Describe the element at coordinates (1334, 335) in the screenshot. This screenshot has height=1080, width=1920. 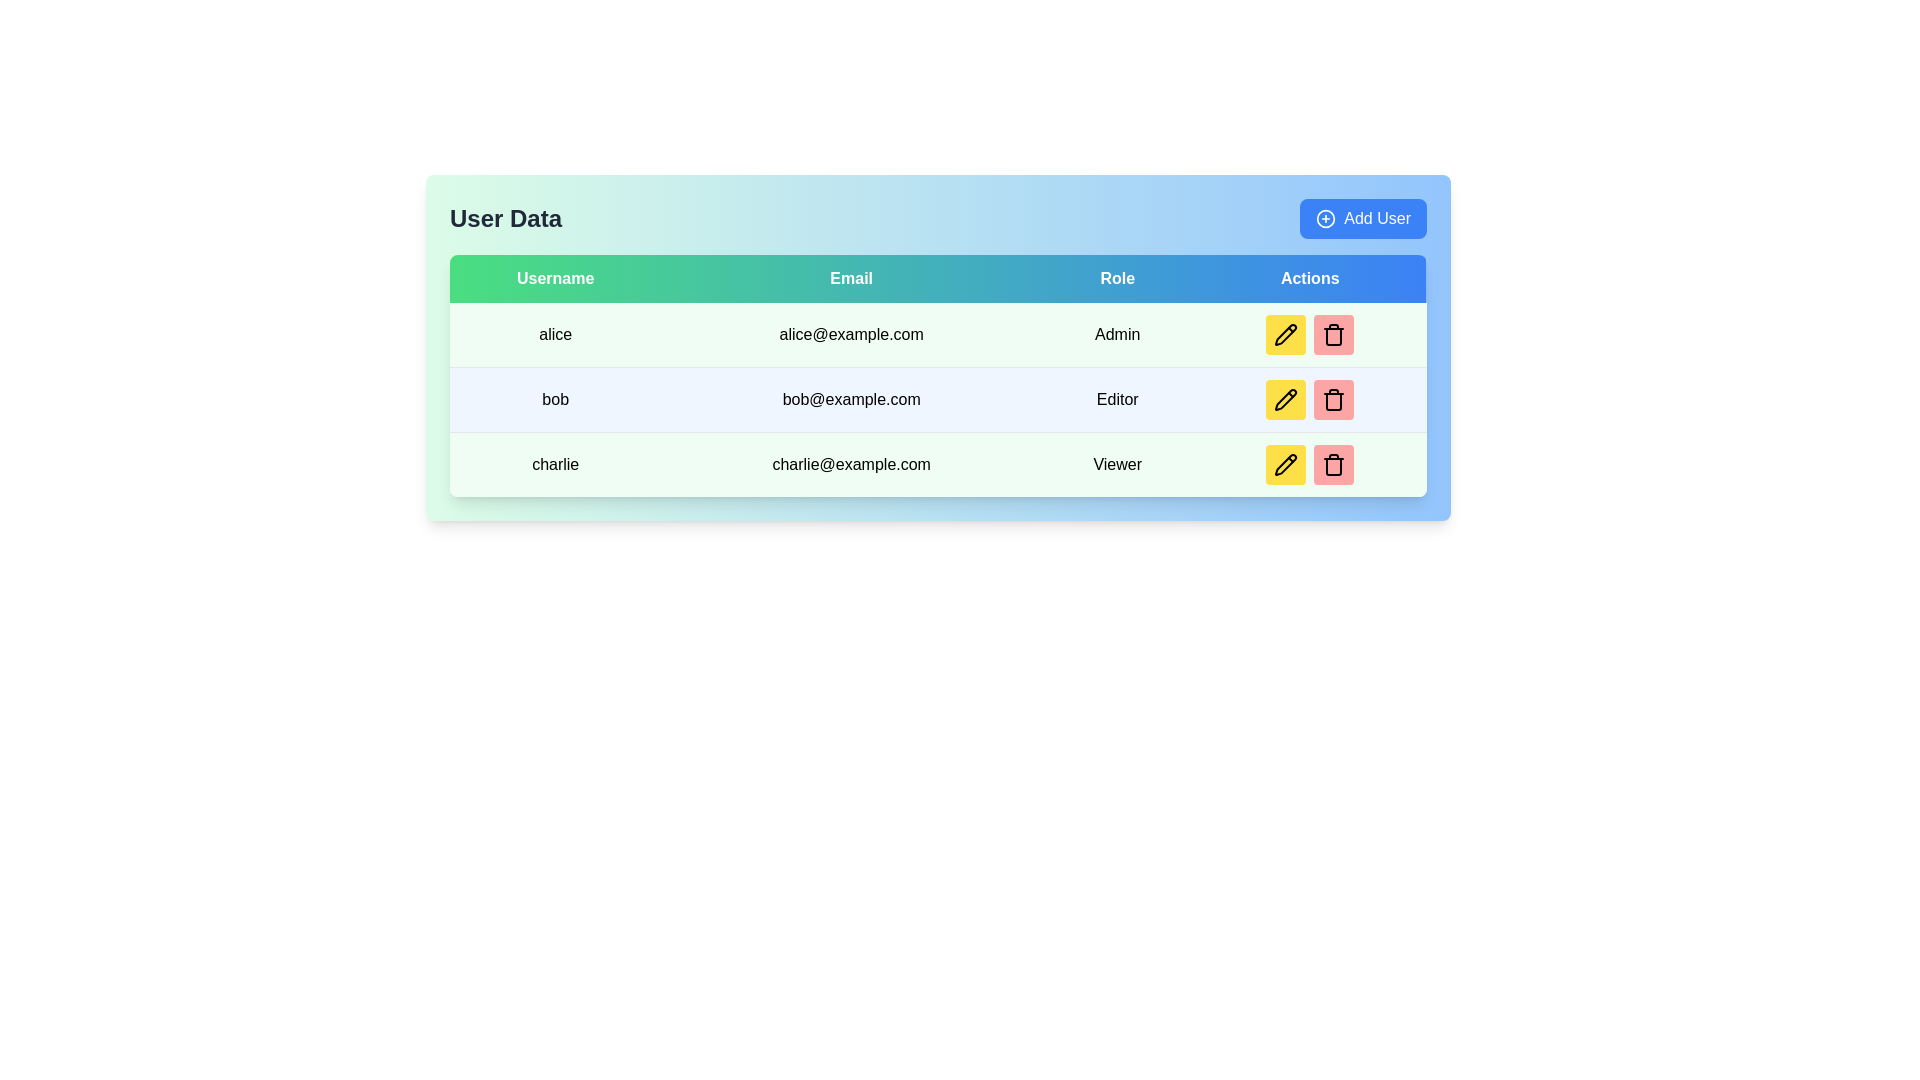
I see `the central body of the trash bin icon located` at that location.